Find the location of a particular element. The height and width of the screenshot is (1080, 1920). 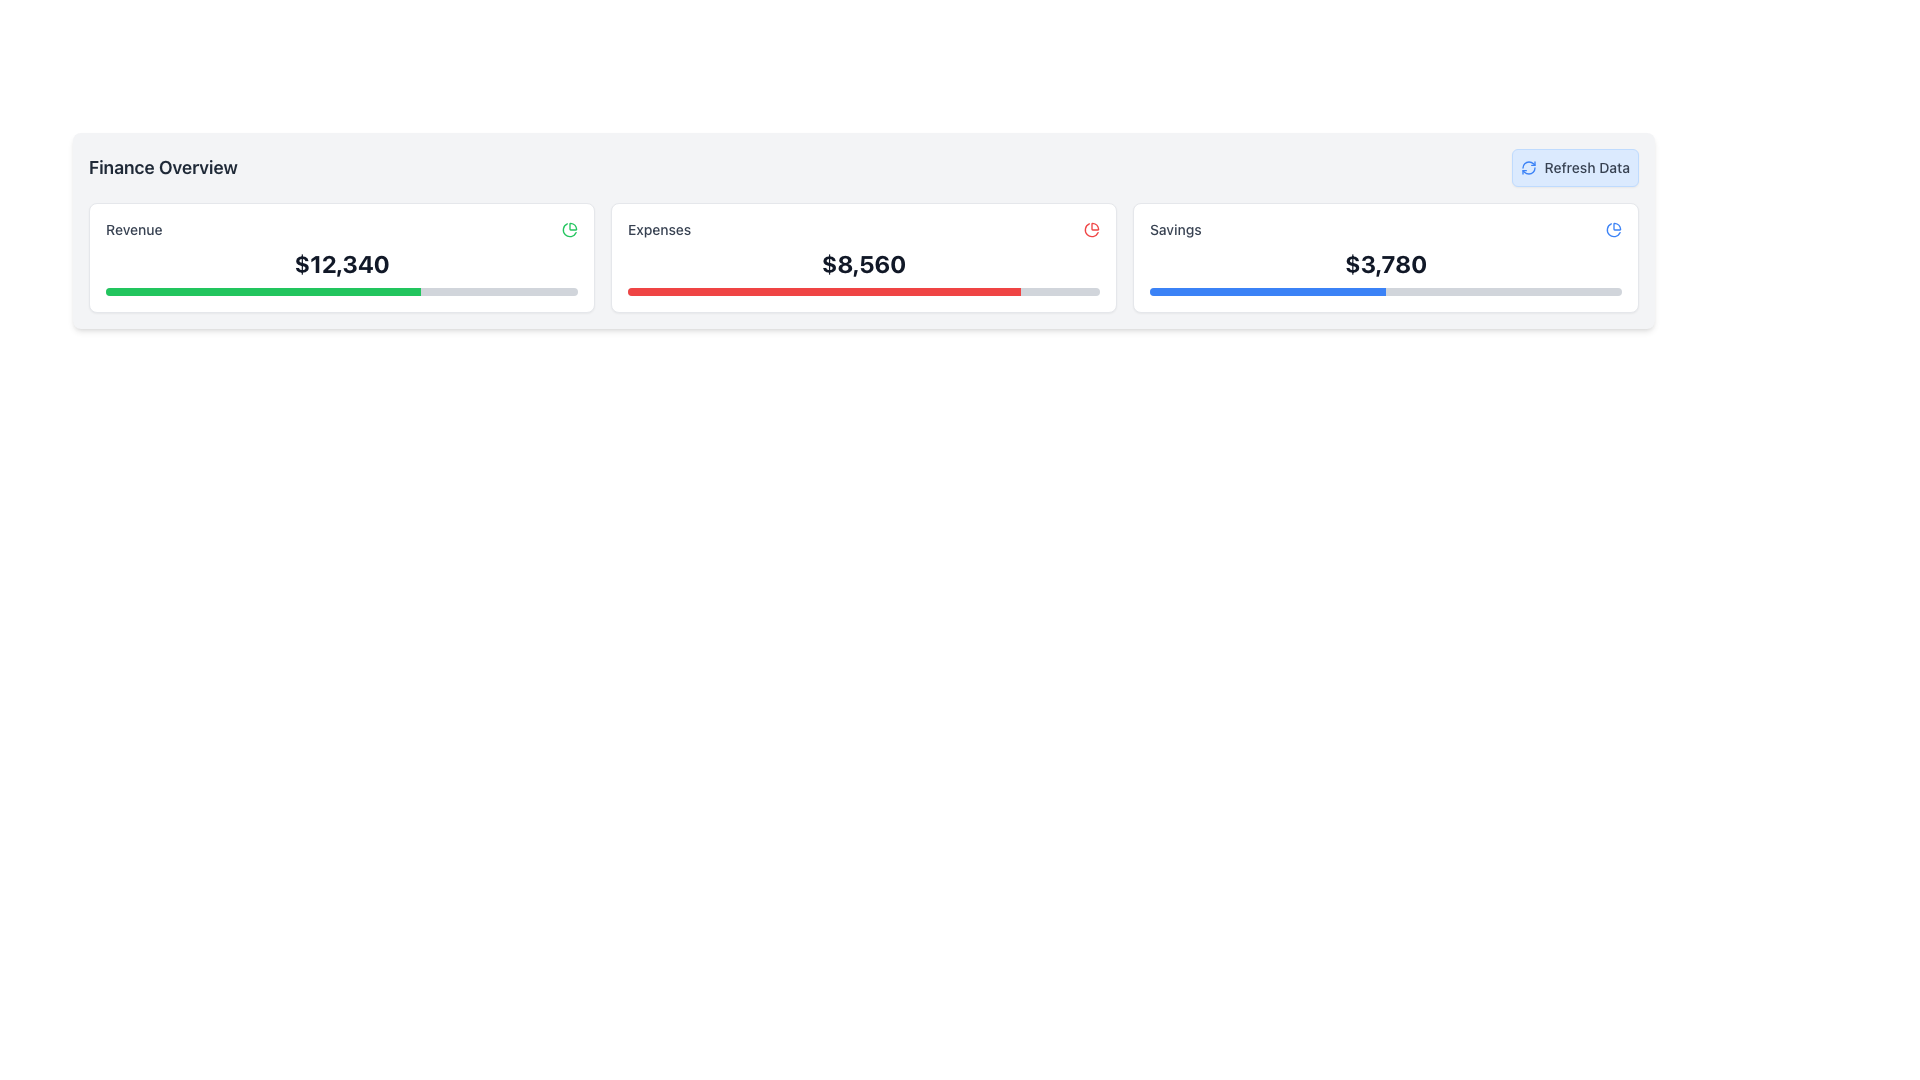

bold text label displaying the financial figure '$3,780' located in the center of the 'Savings' card on the Finance Overview dashboard is located at coordinates (1385, 262).